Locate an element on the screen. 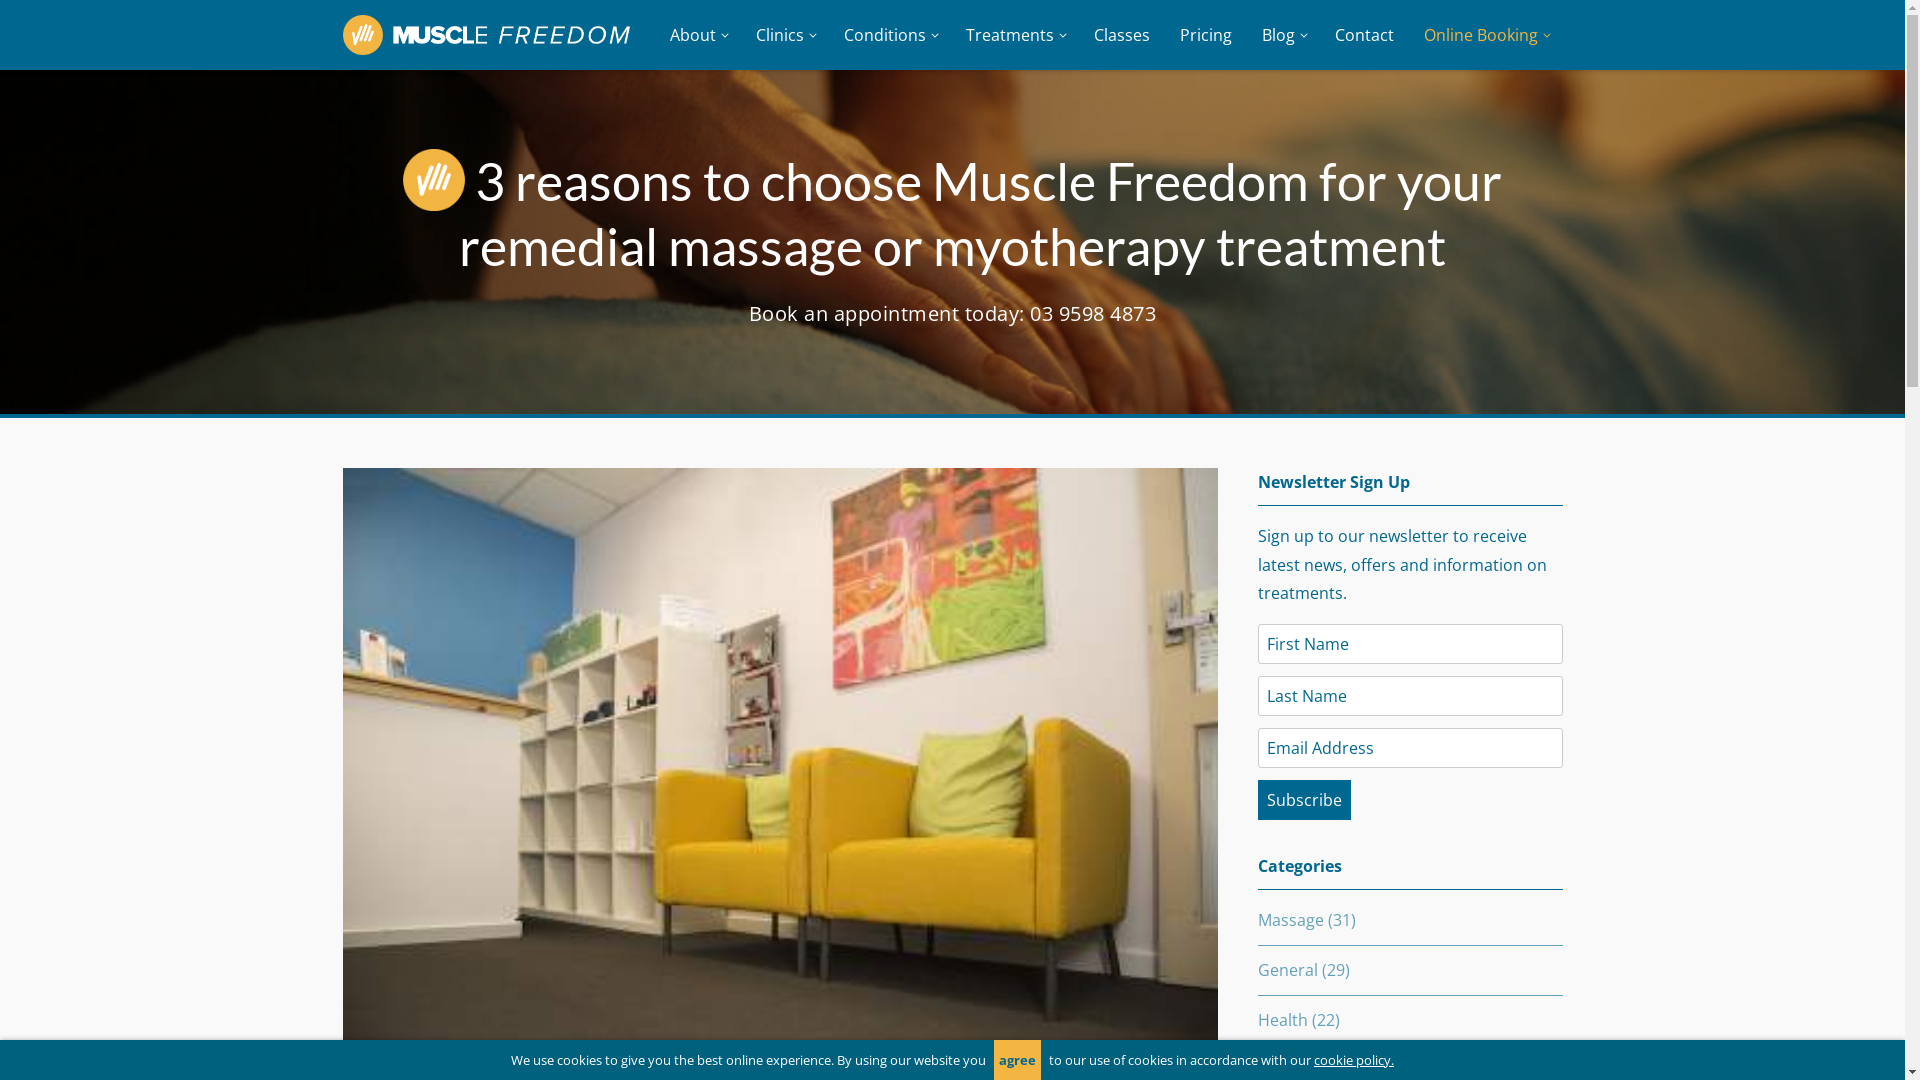 This screenshot has width=1920, height=1080. 'General' is located at coordinates (1256, 968).